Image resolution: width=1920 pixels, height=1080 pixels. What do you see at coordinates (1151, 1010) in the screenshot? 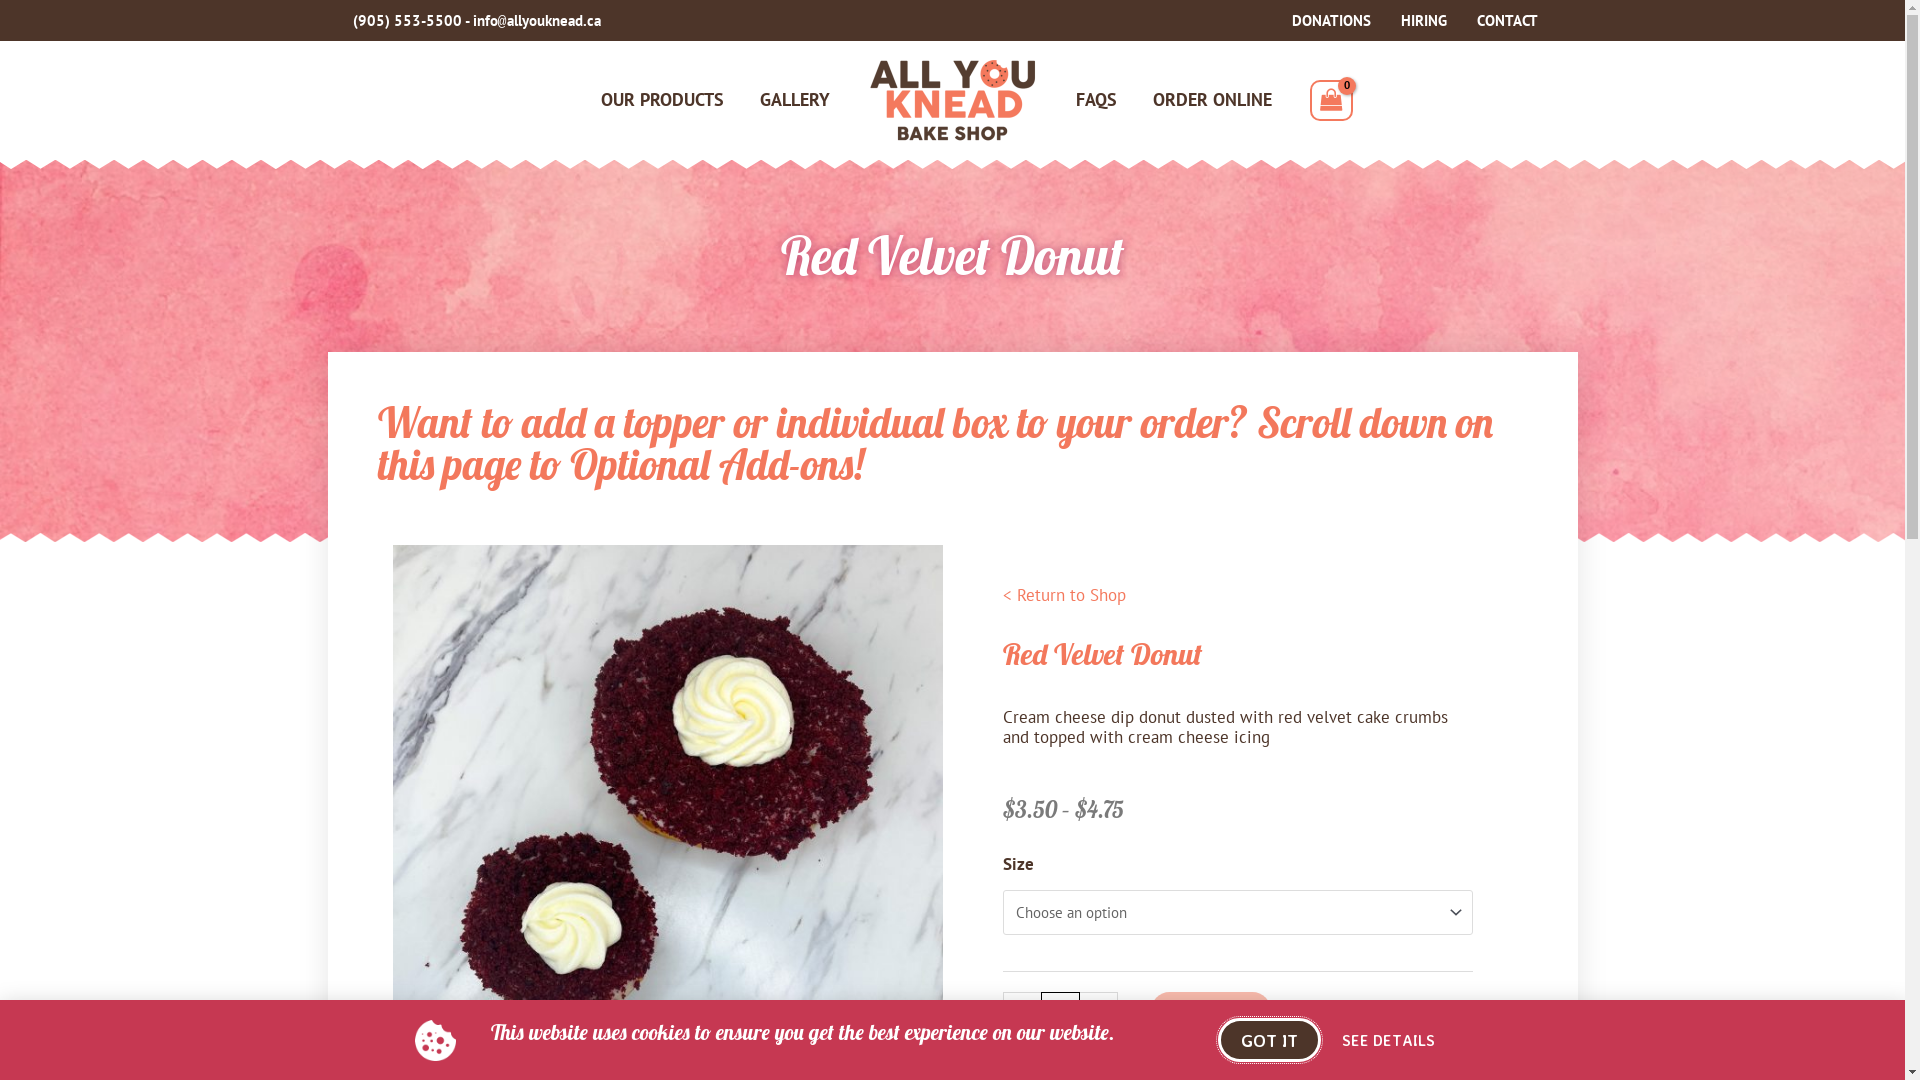
I see `'Add To Cart'` at bounding box center [1151, 1010].